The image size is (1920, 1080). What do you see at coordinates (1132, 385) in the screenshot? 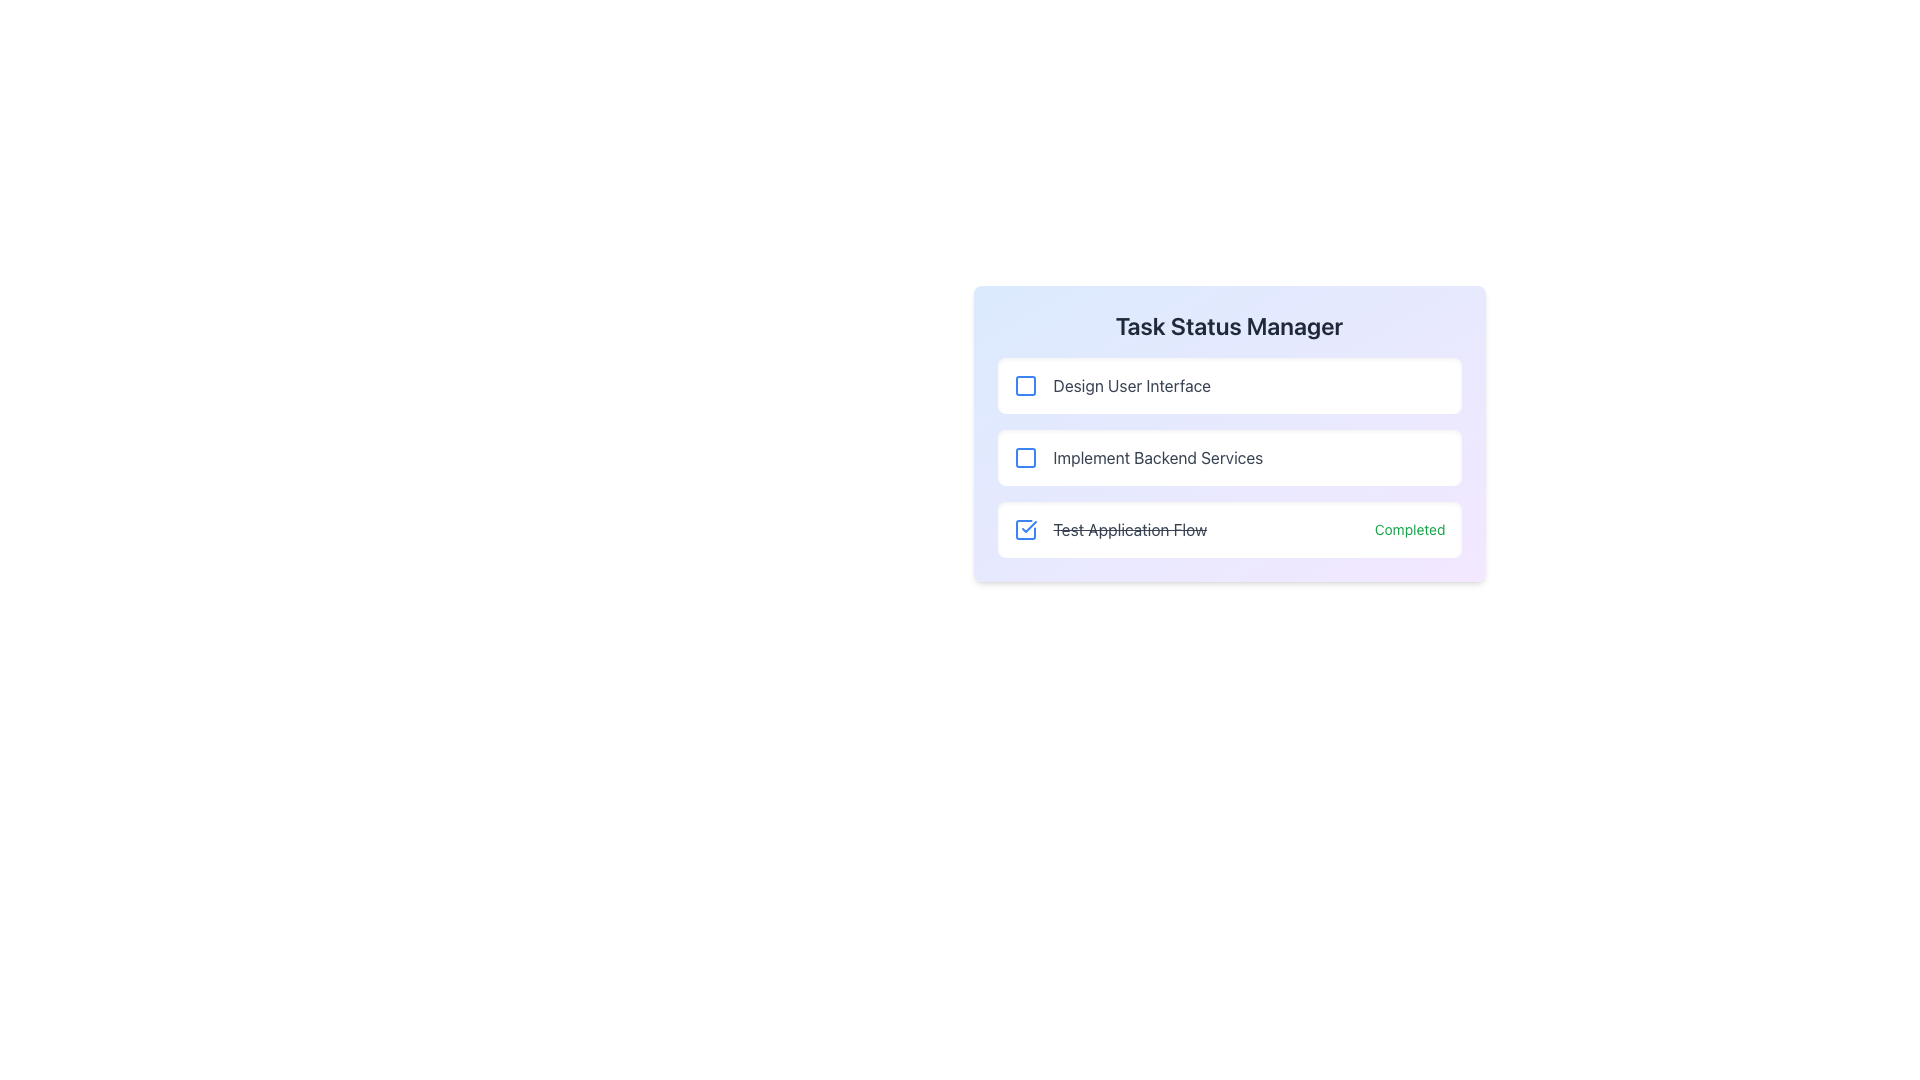
I see `the checkbox associated with the task labeled 'Design User Interface' to mark it as completed` at bounding box center [1132, 385].